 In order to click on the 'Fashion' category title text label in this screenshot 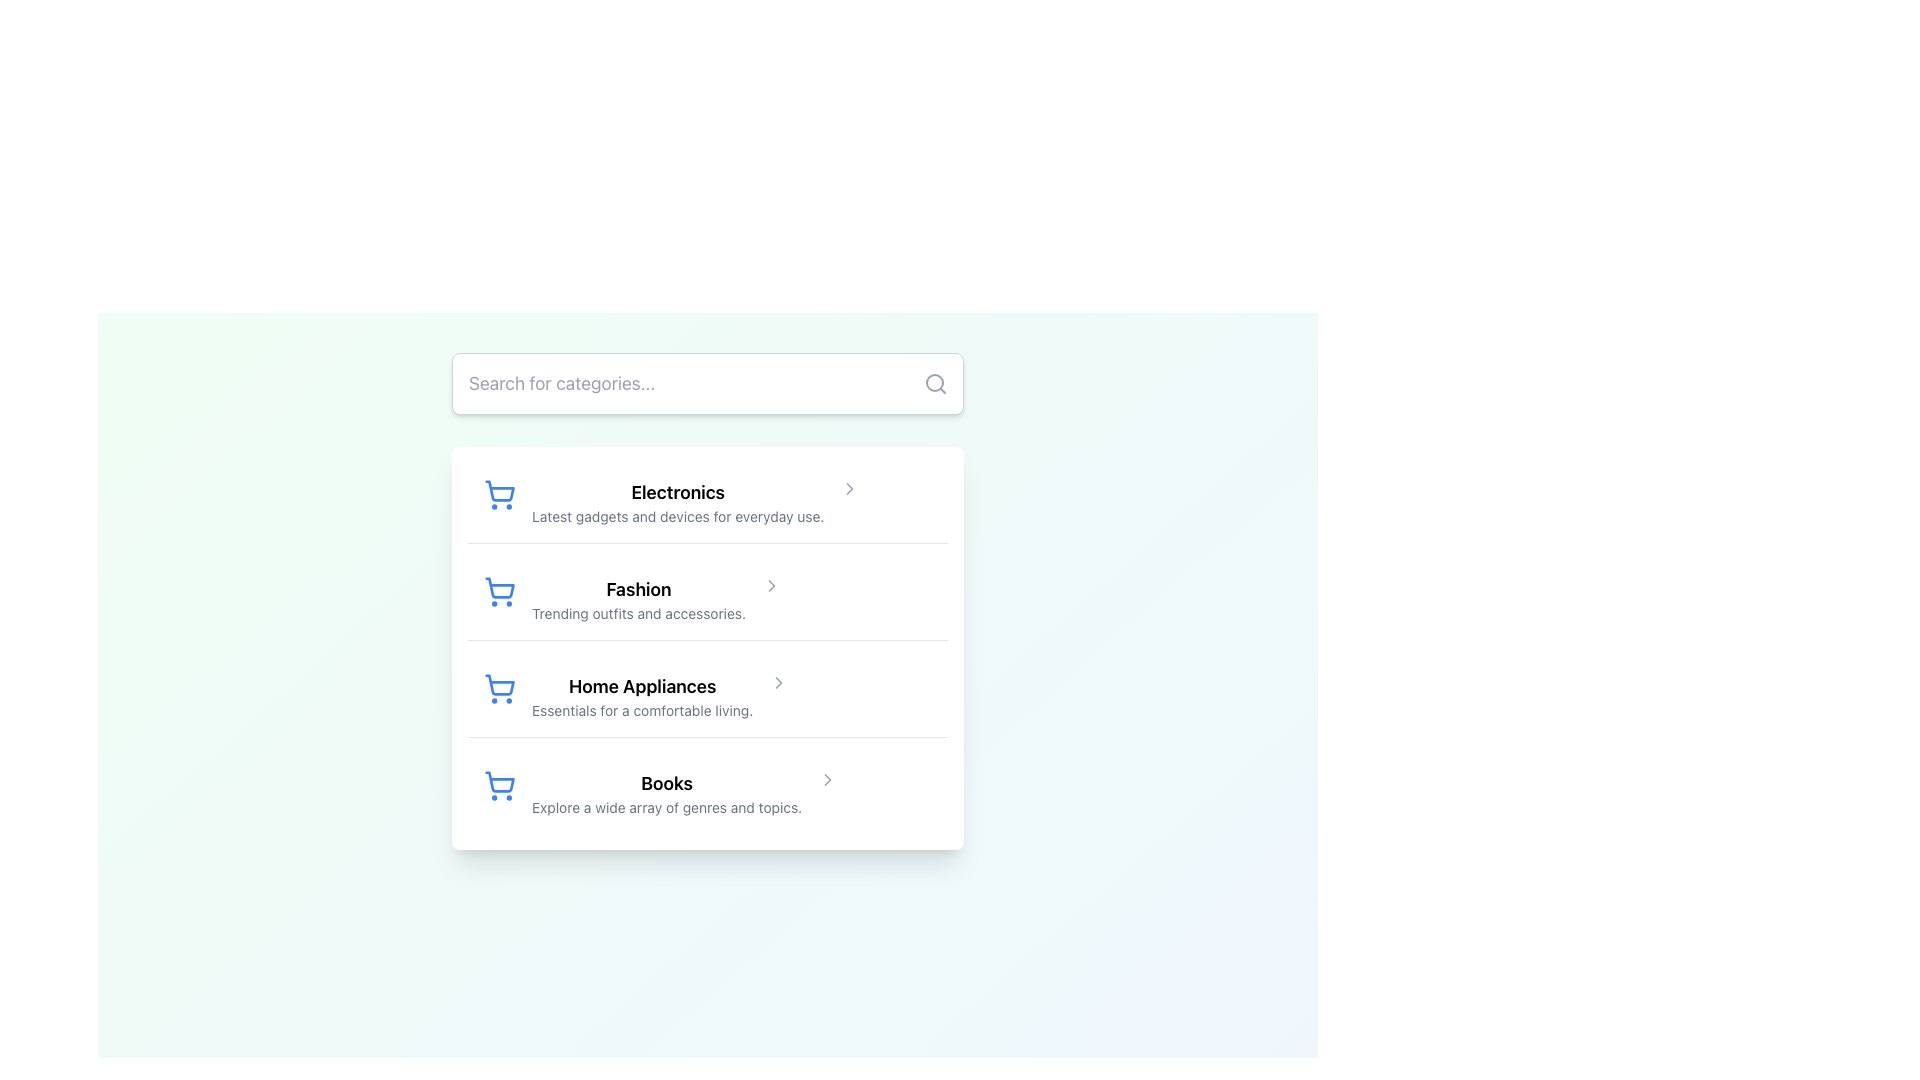, I will do `click(637, 589)`.